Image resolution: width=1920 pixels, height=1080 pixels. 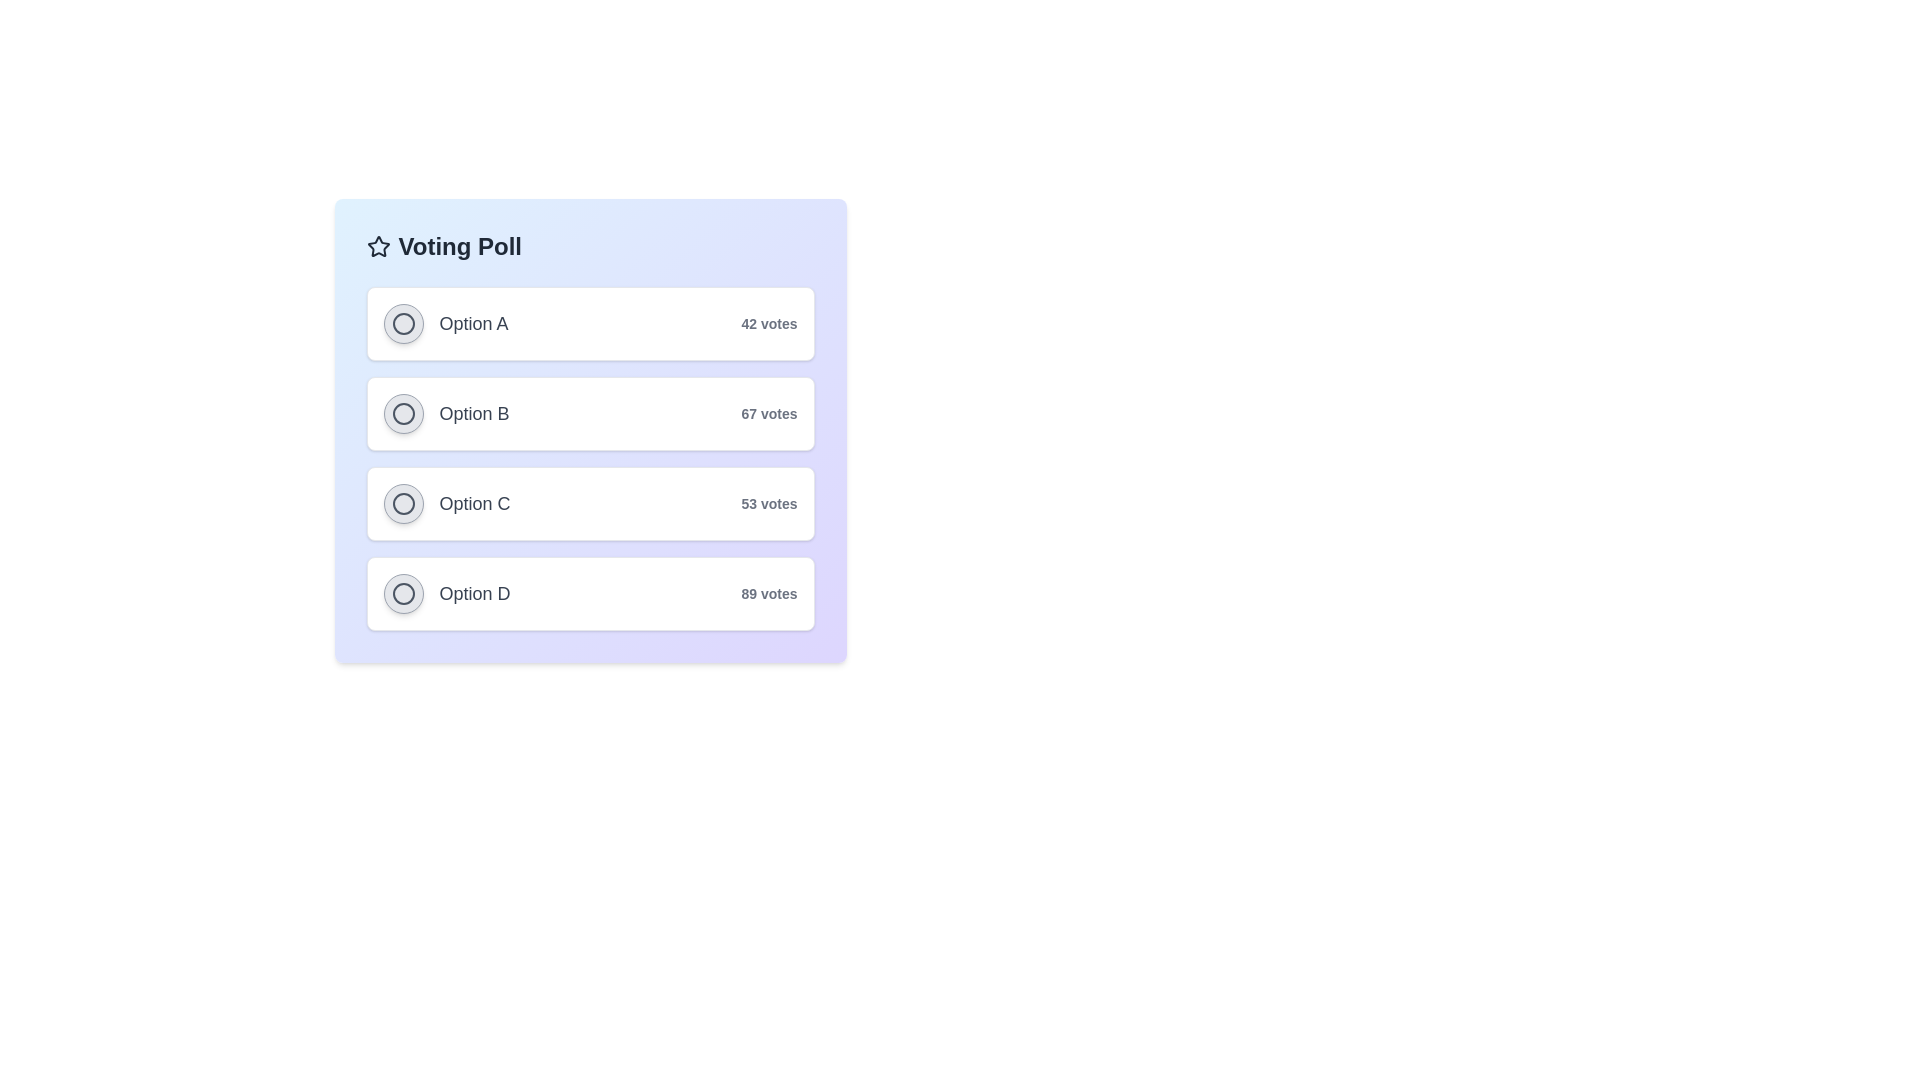 What do you see at coordinates (402, 503) in the screenshot?
I see `the radio button for 'Option C' in the voting poll` at bounding box center [402, 503].